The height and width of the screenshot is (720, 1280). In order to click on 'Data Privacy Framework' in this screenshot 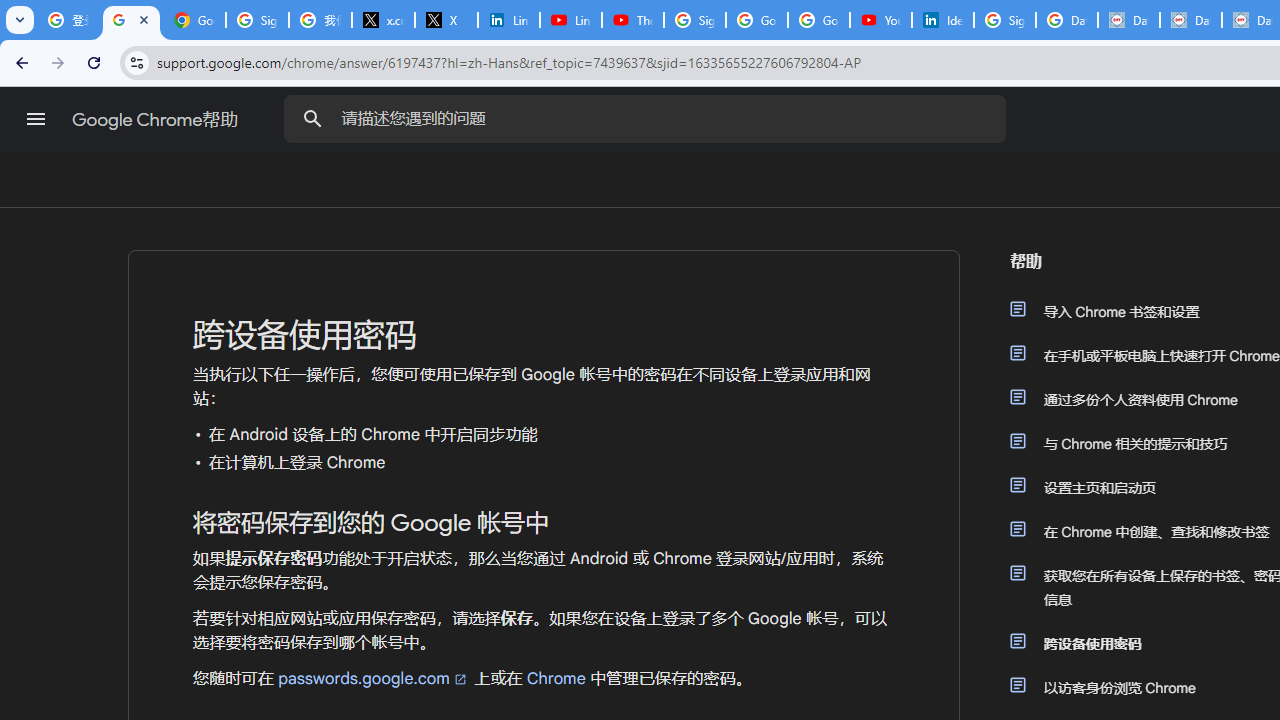, I will do `click(1128, 20)`.